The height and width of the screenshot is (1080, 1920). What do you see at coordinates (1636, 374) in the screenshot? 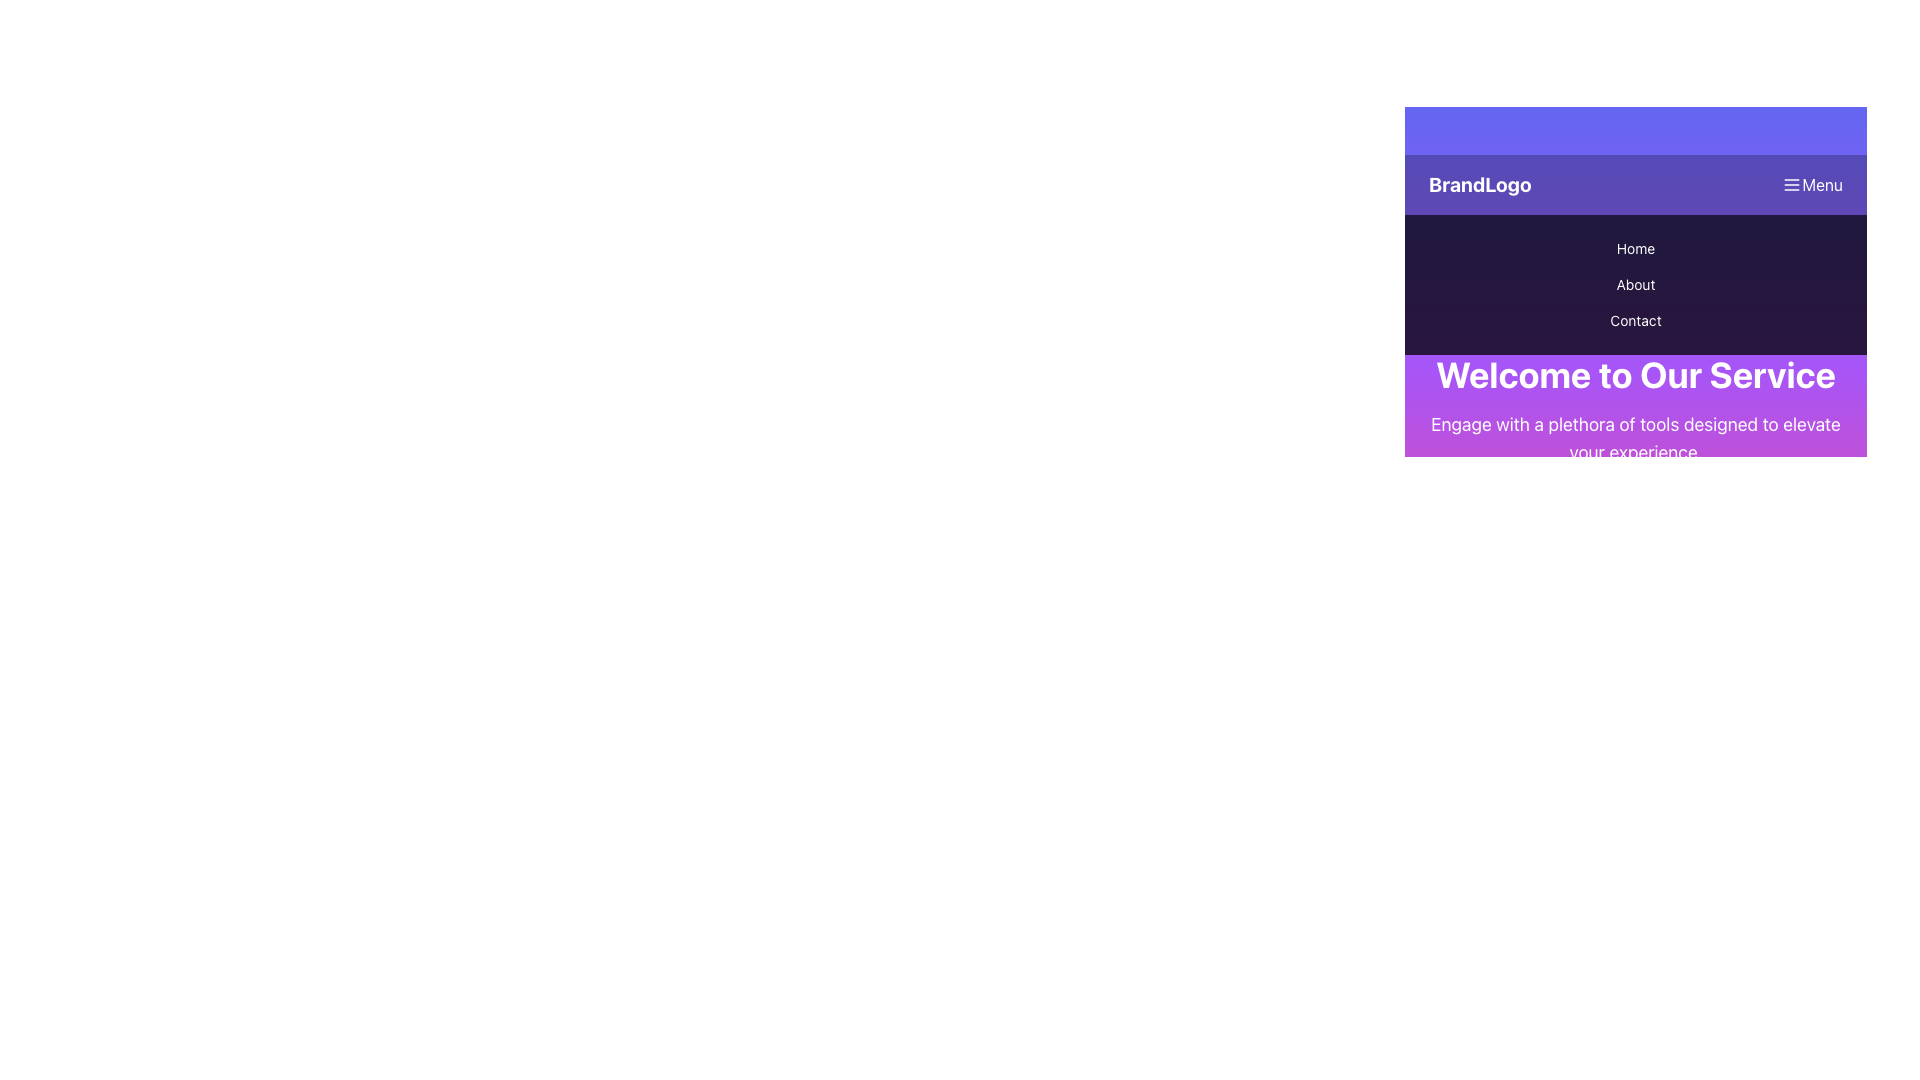
I see `the Text Display element that serves as a heading or title, welcoming the user to the service, located at the top of the central section of the UI` at bounding box center [1636, 374].